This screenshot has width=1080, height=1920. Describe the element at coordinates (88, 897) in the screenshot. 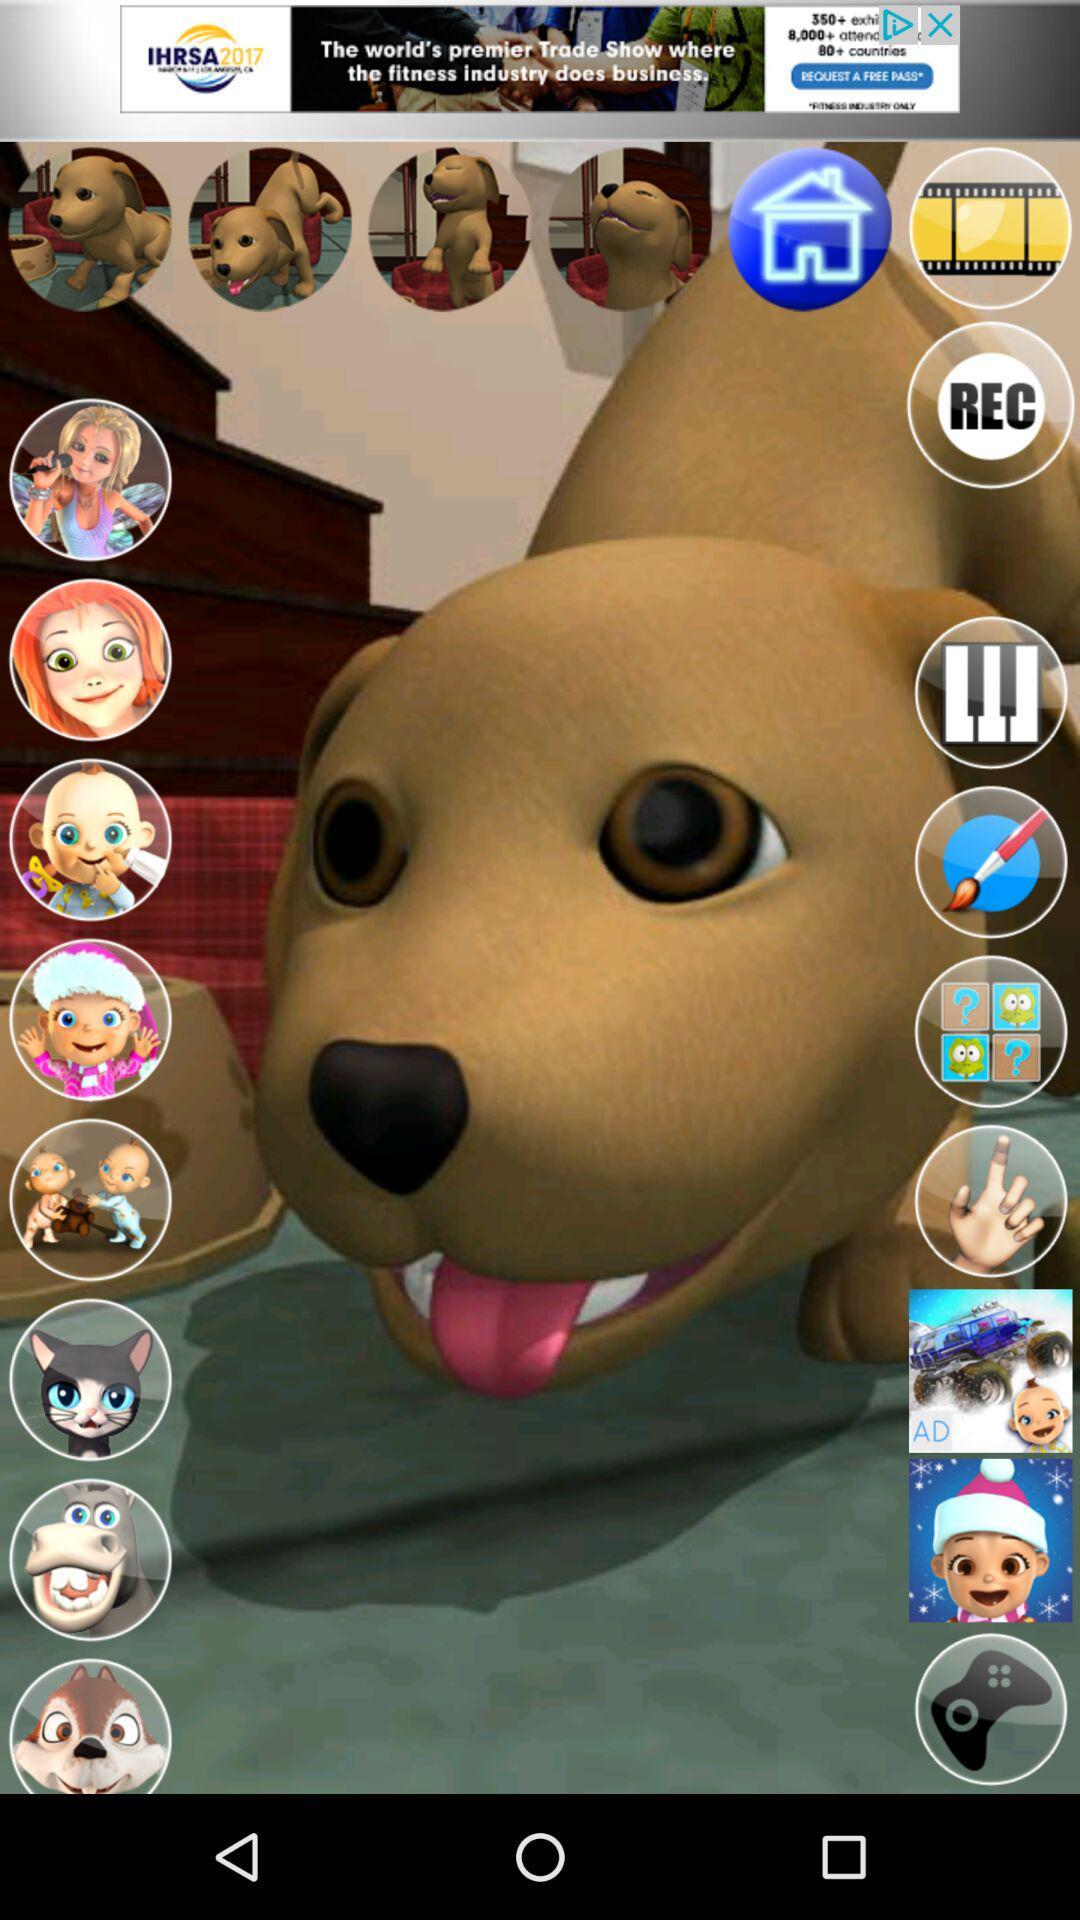

I see `the avatar icon` at that location.